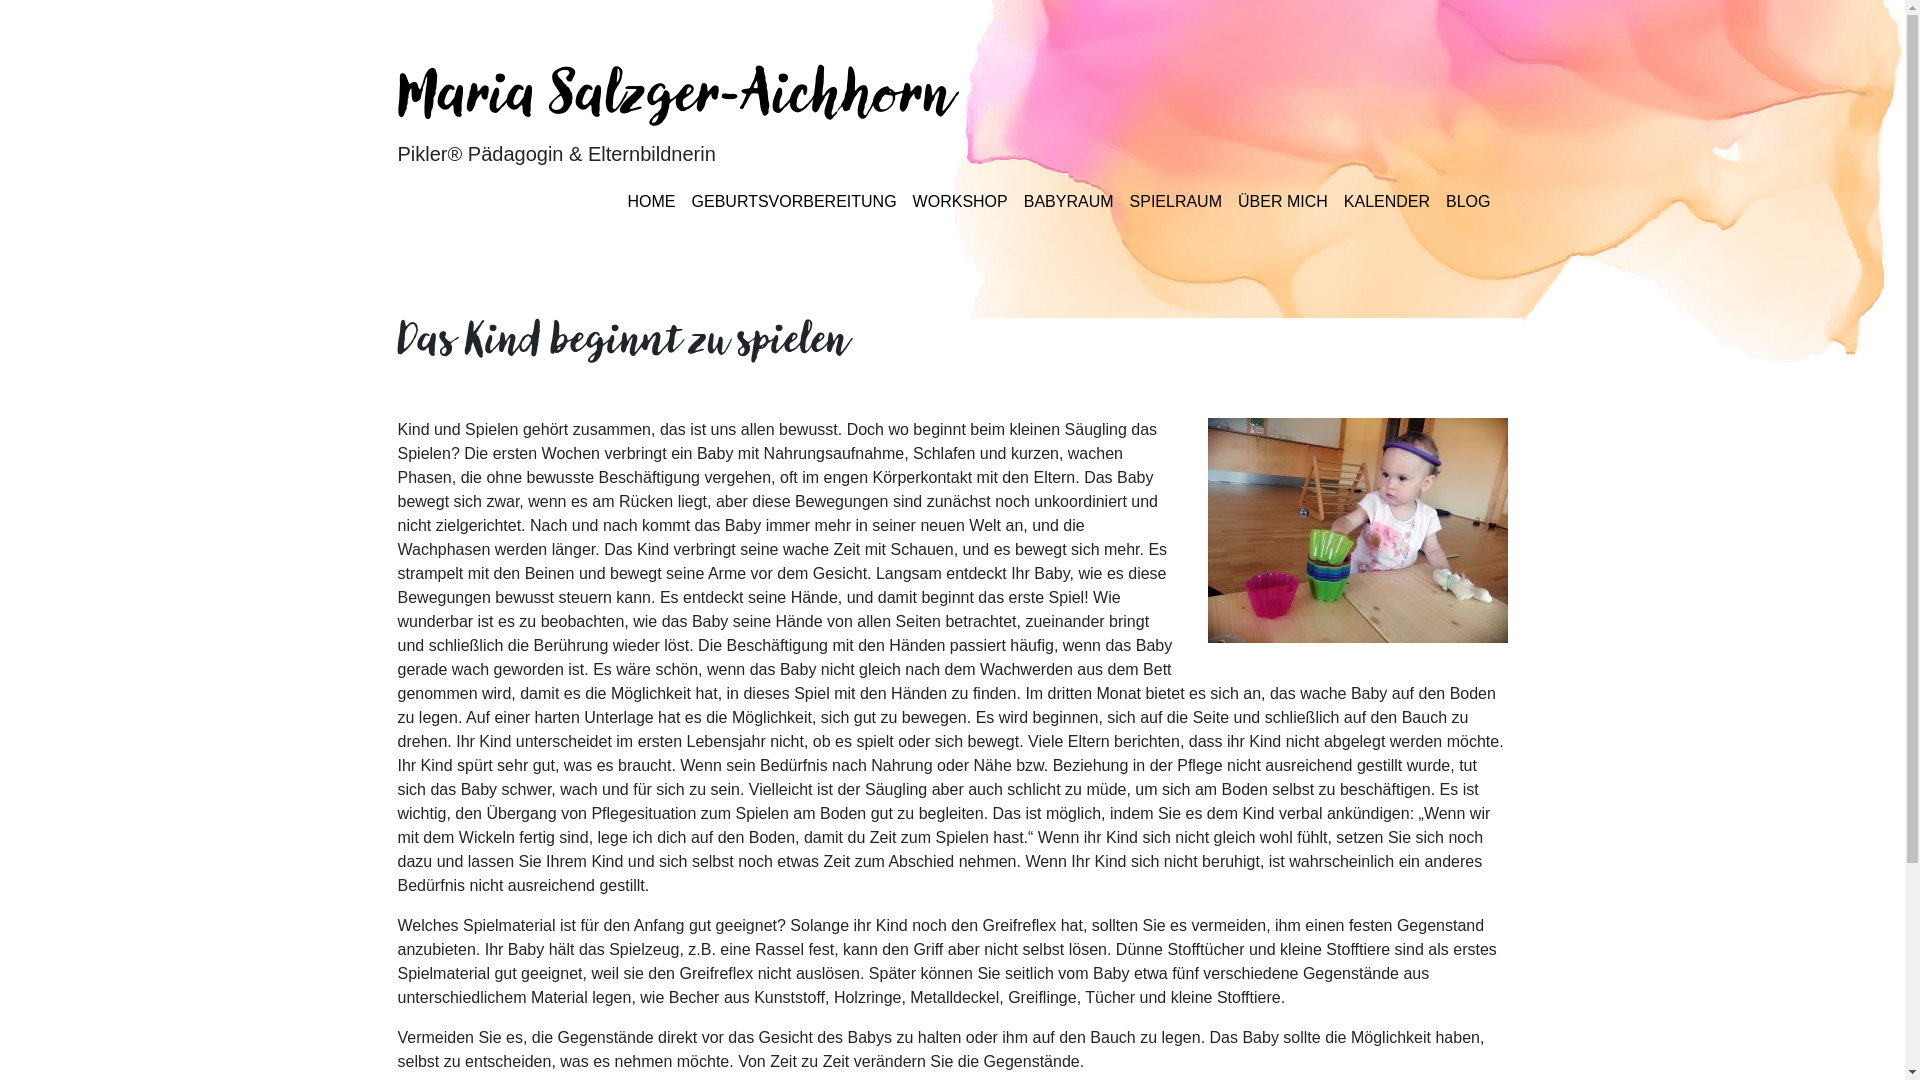  Describe the element at coordinates (676, 98) in the screenshot. I see `'Maria Salzger-Aichhorn'` at that location.